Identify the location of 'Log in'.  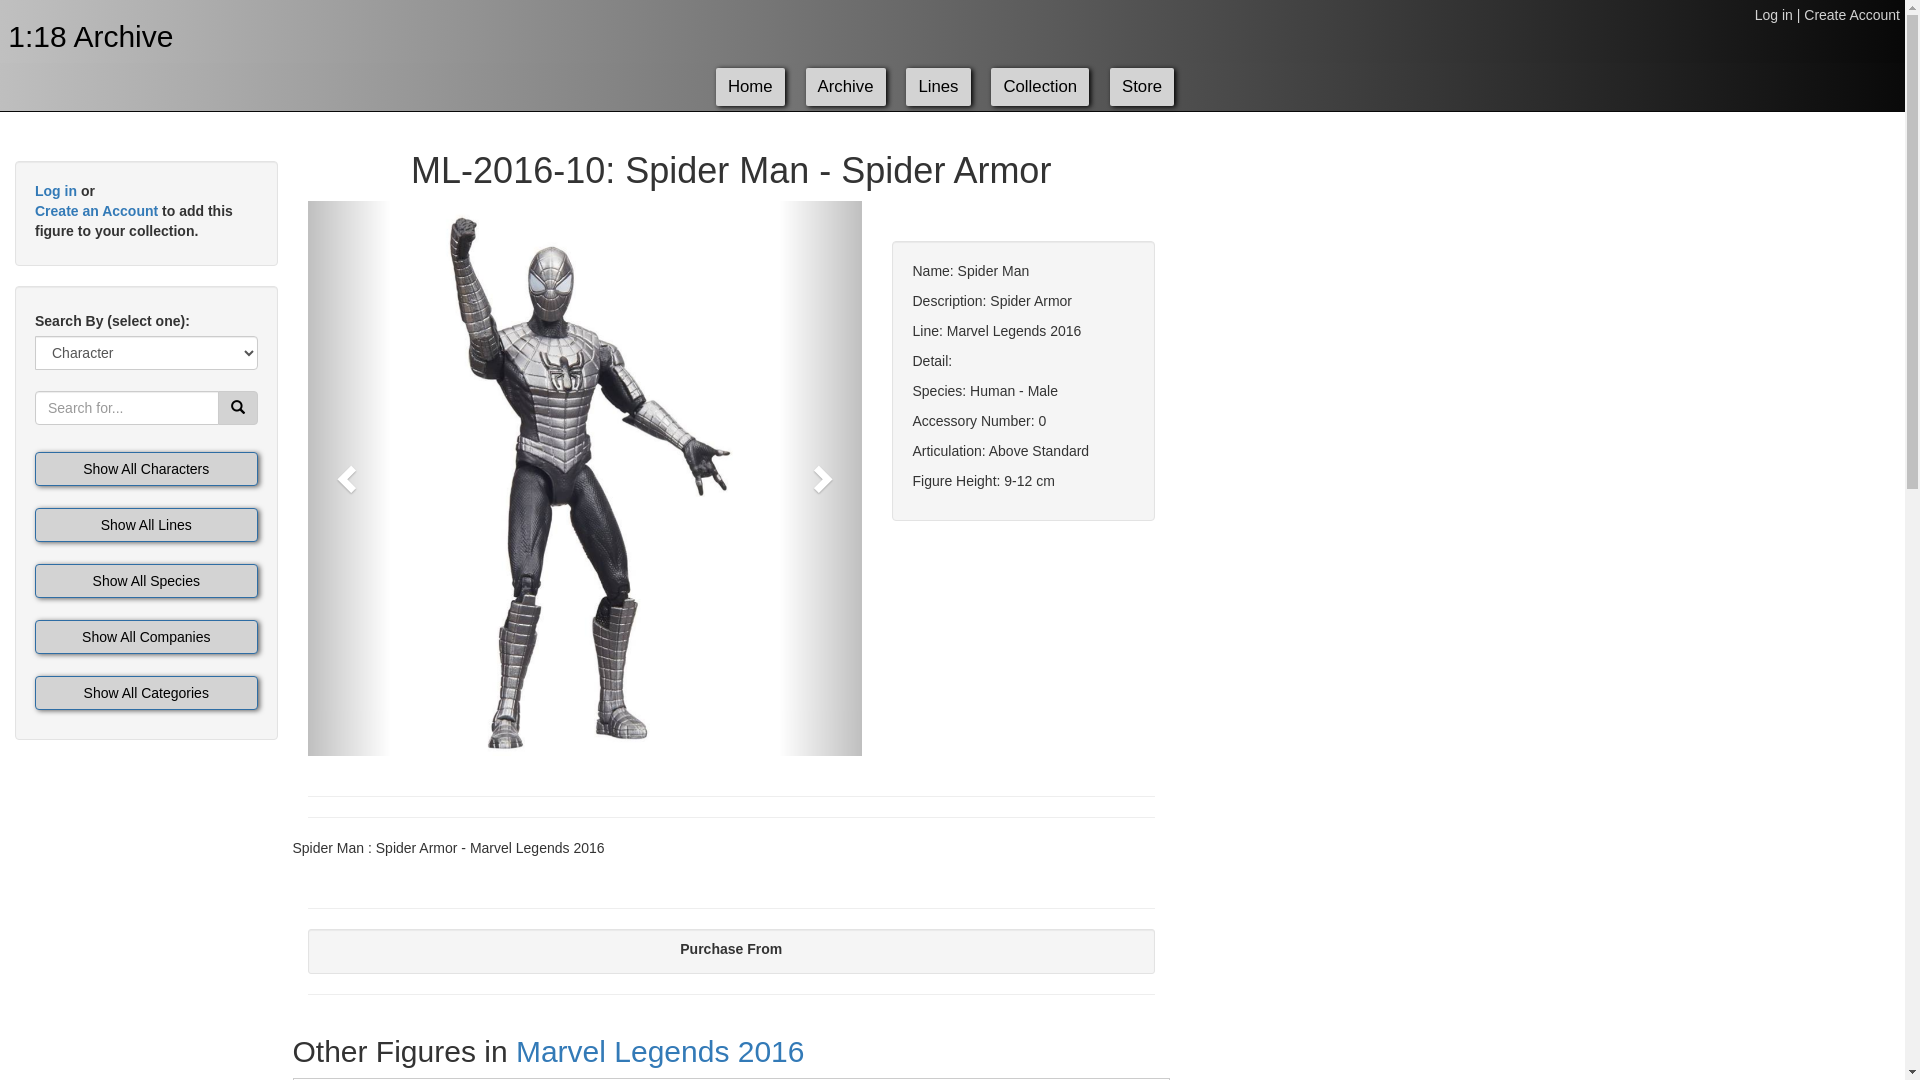
(56, 191).